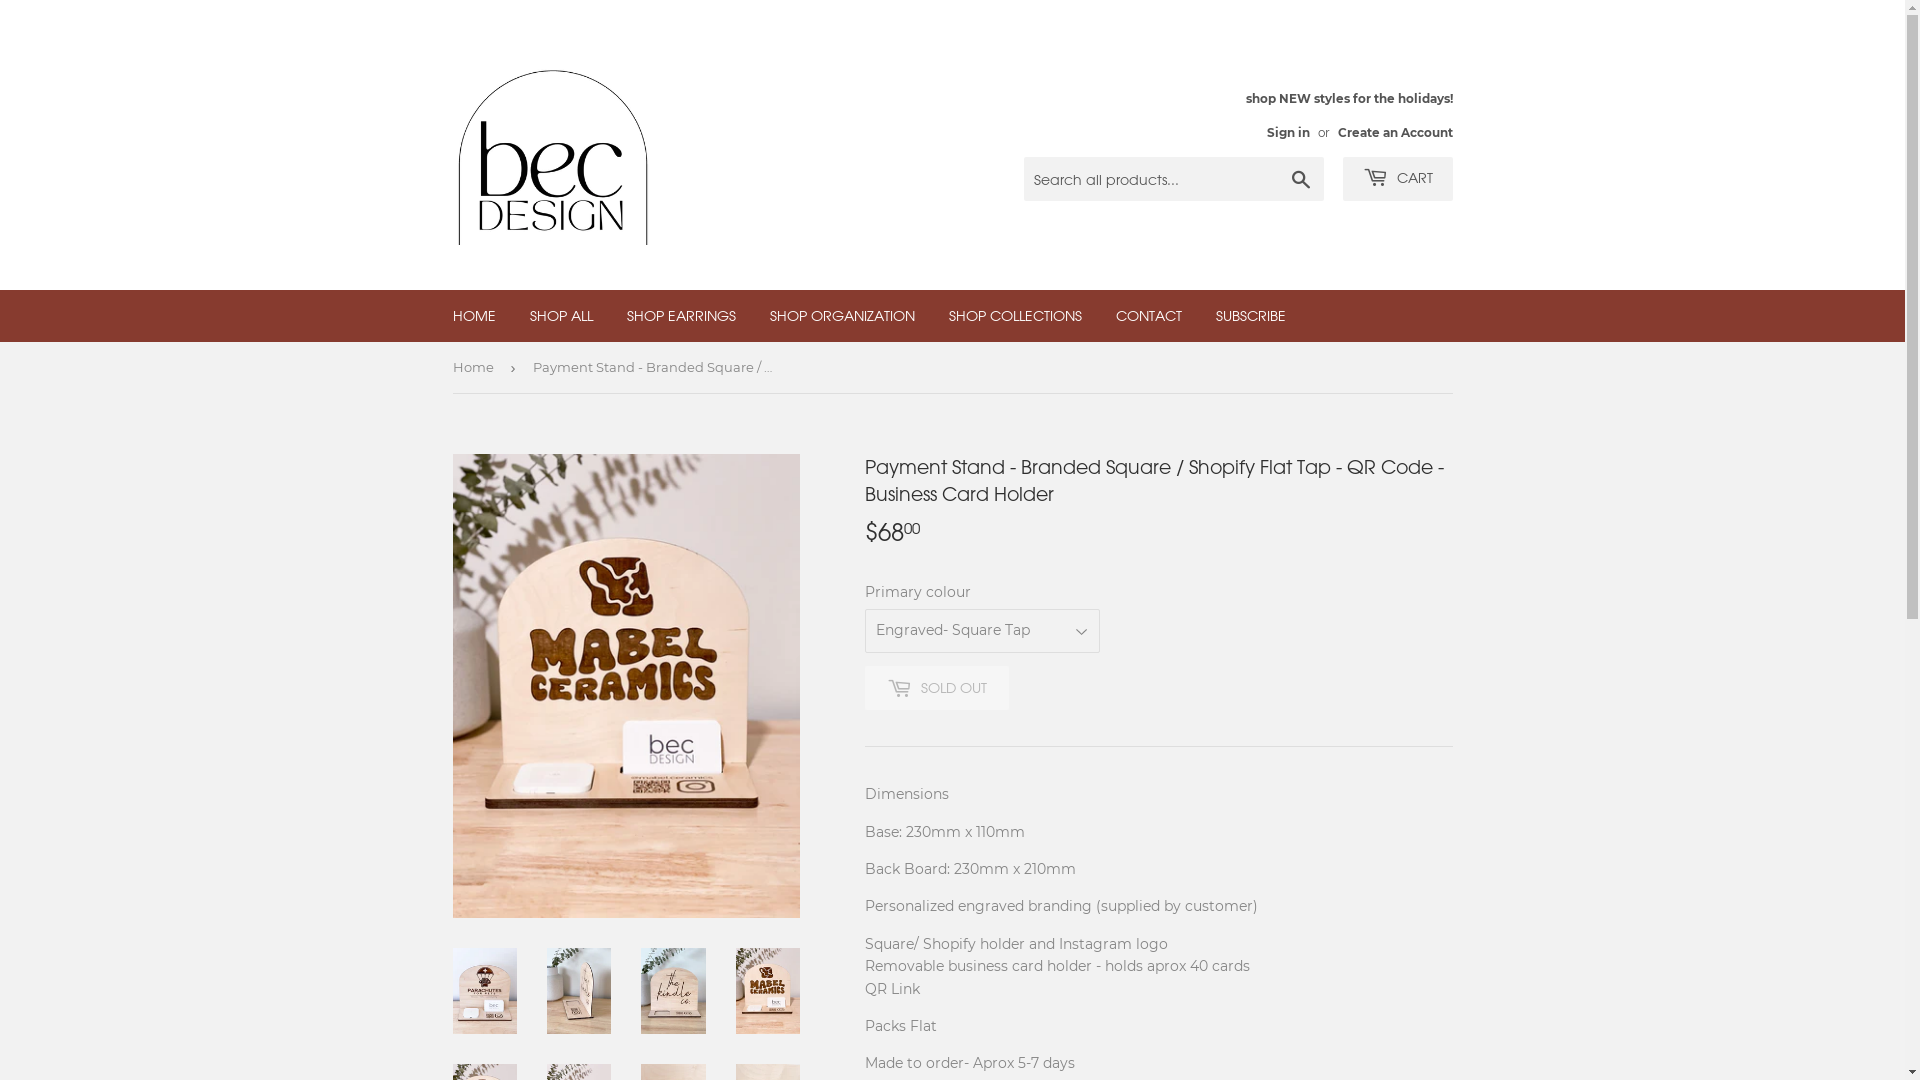 The width and height of the screenshot is (1920, 1080). I want to click on 'CART', so click(1395, 177).